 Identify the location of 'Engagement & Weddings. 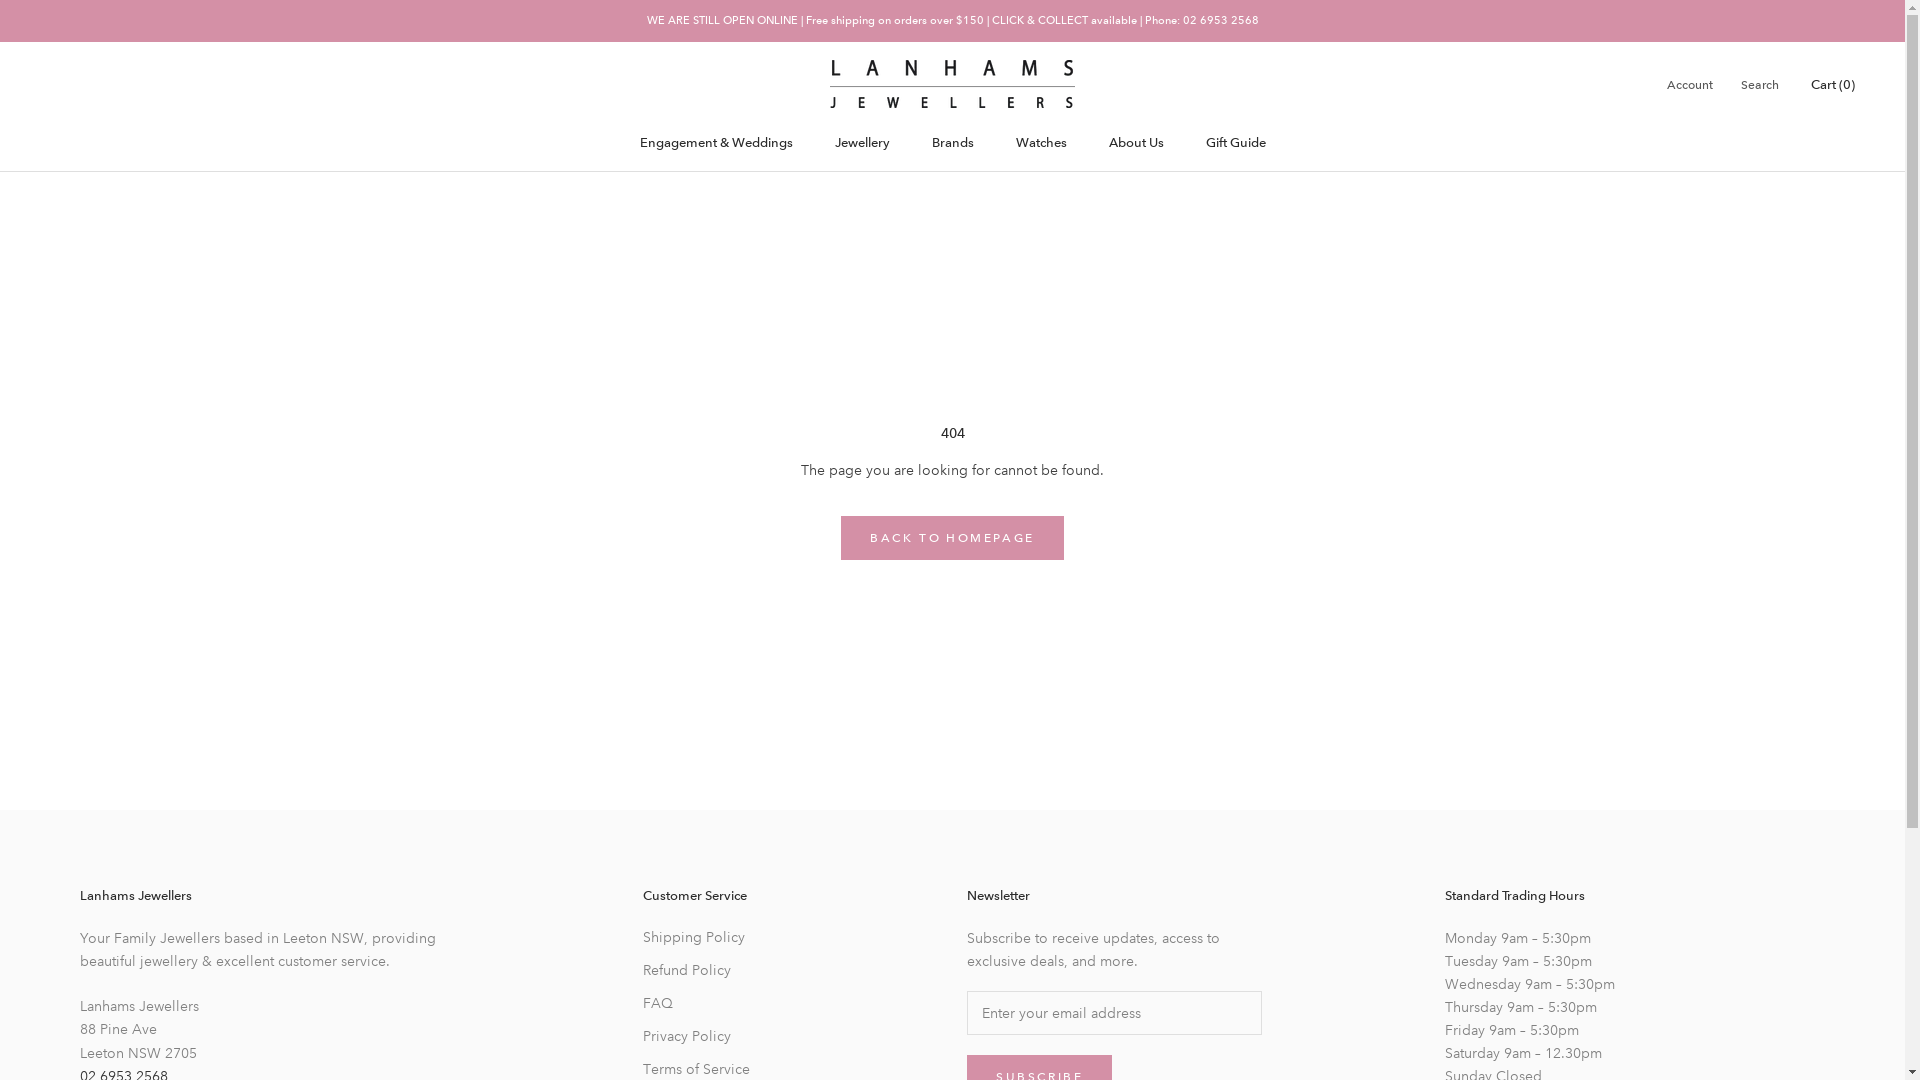
(716, 141).